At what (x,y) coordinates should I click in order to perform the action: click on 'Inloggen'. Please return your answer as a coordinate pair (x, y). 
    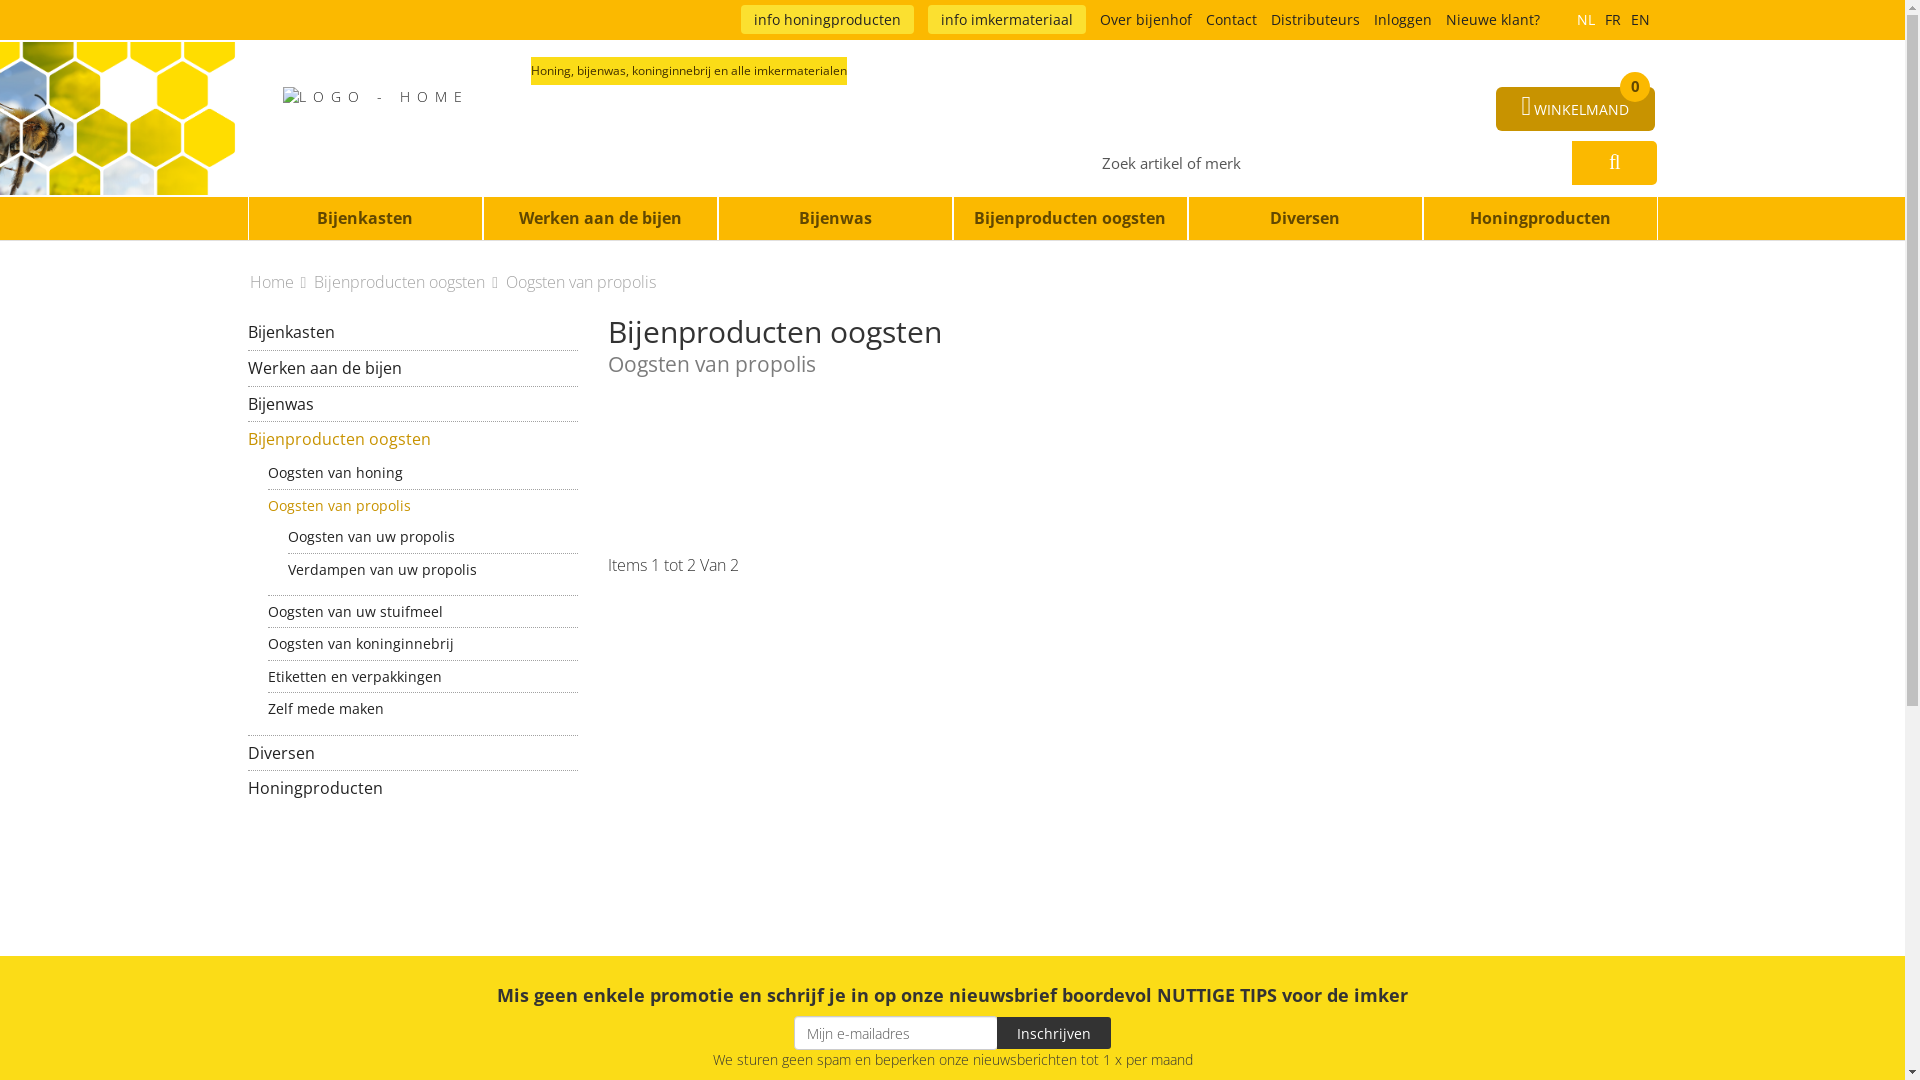
    Looking at the image, I should click on (1401, 19).